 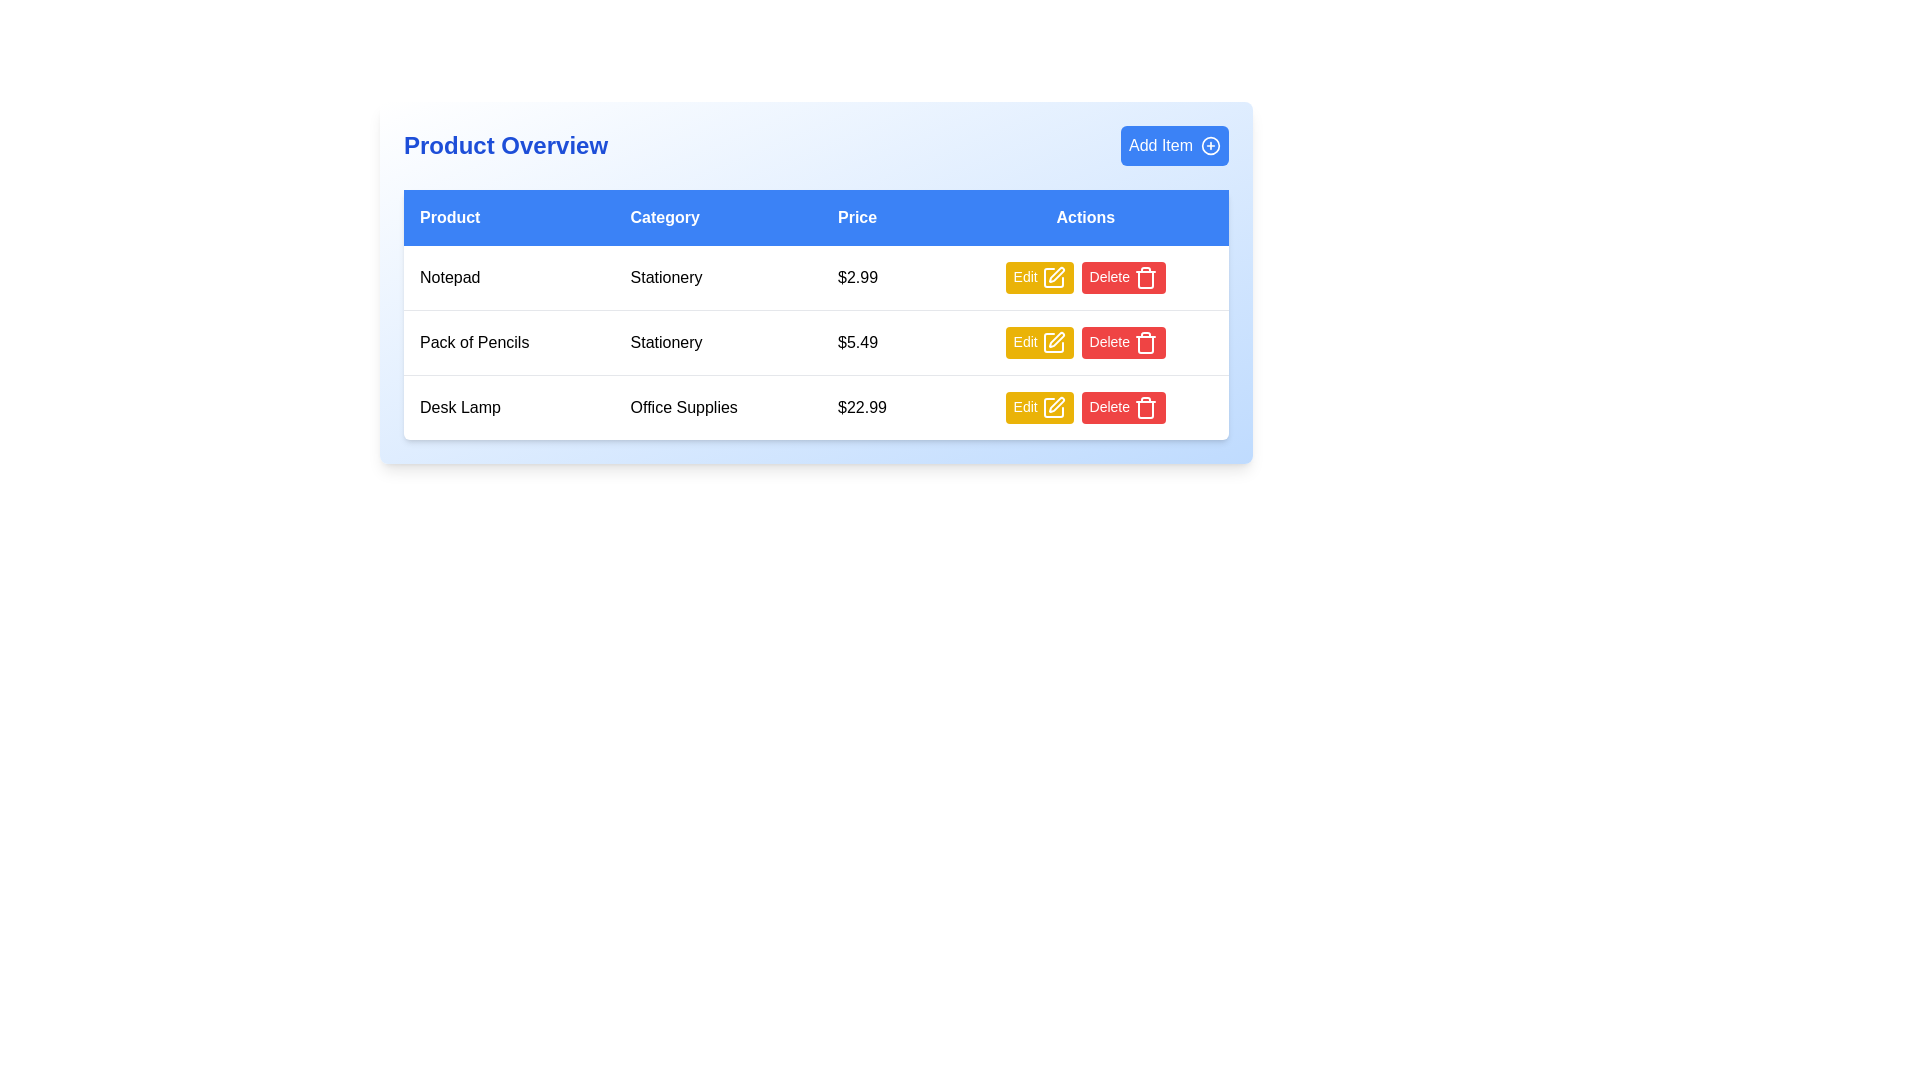 What do you see at coordinates (1055, 405) in the screenshot?
I see `the small yellow pen icon in the 'Actions' column of the data table corresponding to the 'Desk Lamp' item to initiate the edit function` at bounding box center [1055, 405].